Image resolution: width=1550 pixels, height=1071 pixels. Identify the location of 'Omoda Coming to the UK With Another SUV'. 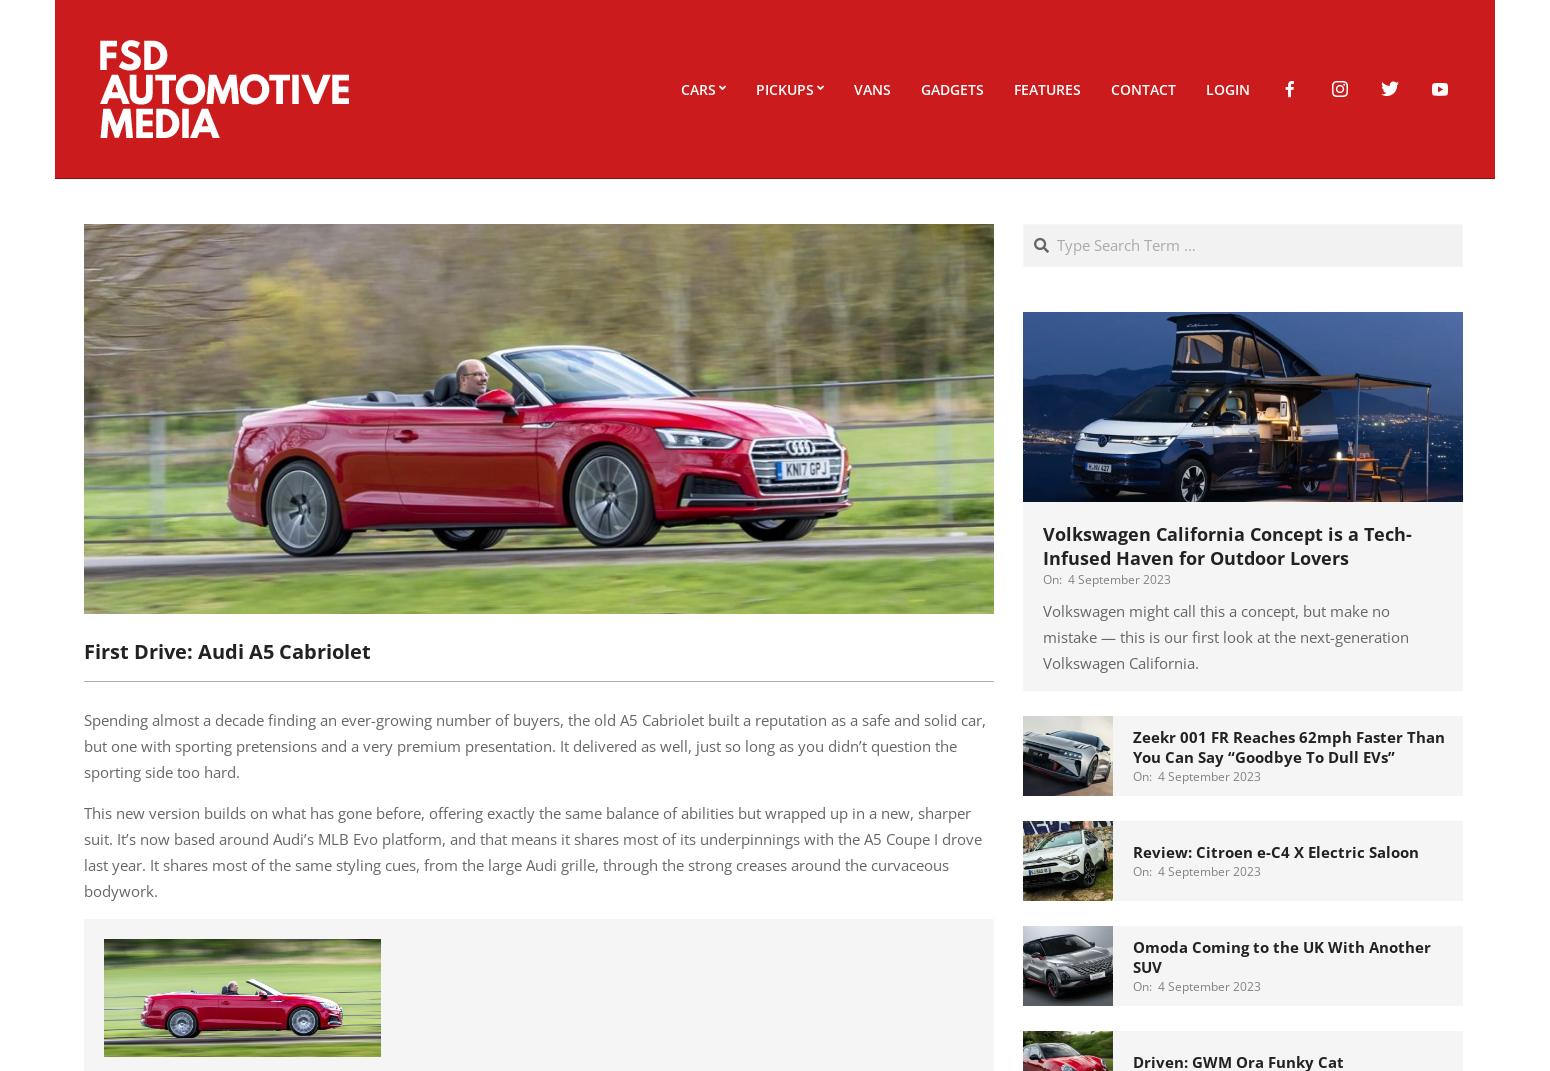
(1281, 954).